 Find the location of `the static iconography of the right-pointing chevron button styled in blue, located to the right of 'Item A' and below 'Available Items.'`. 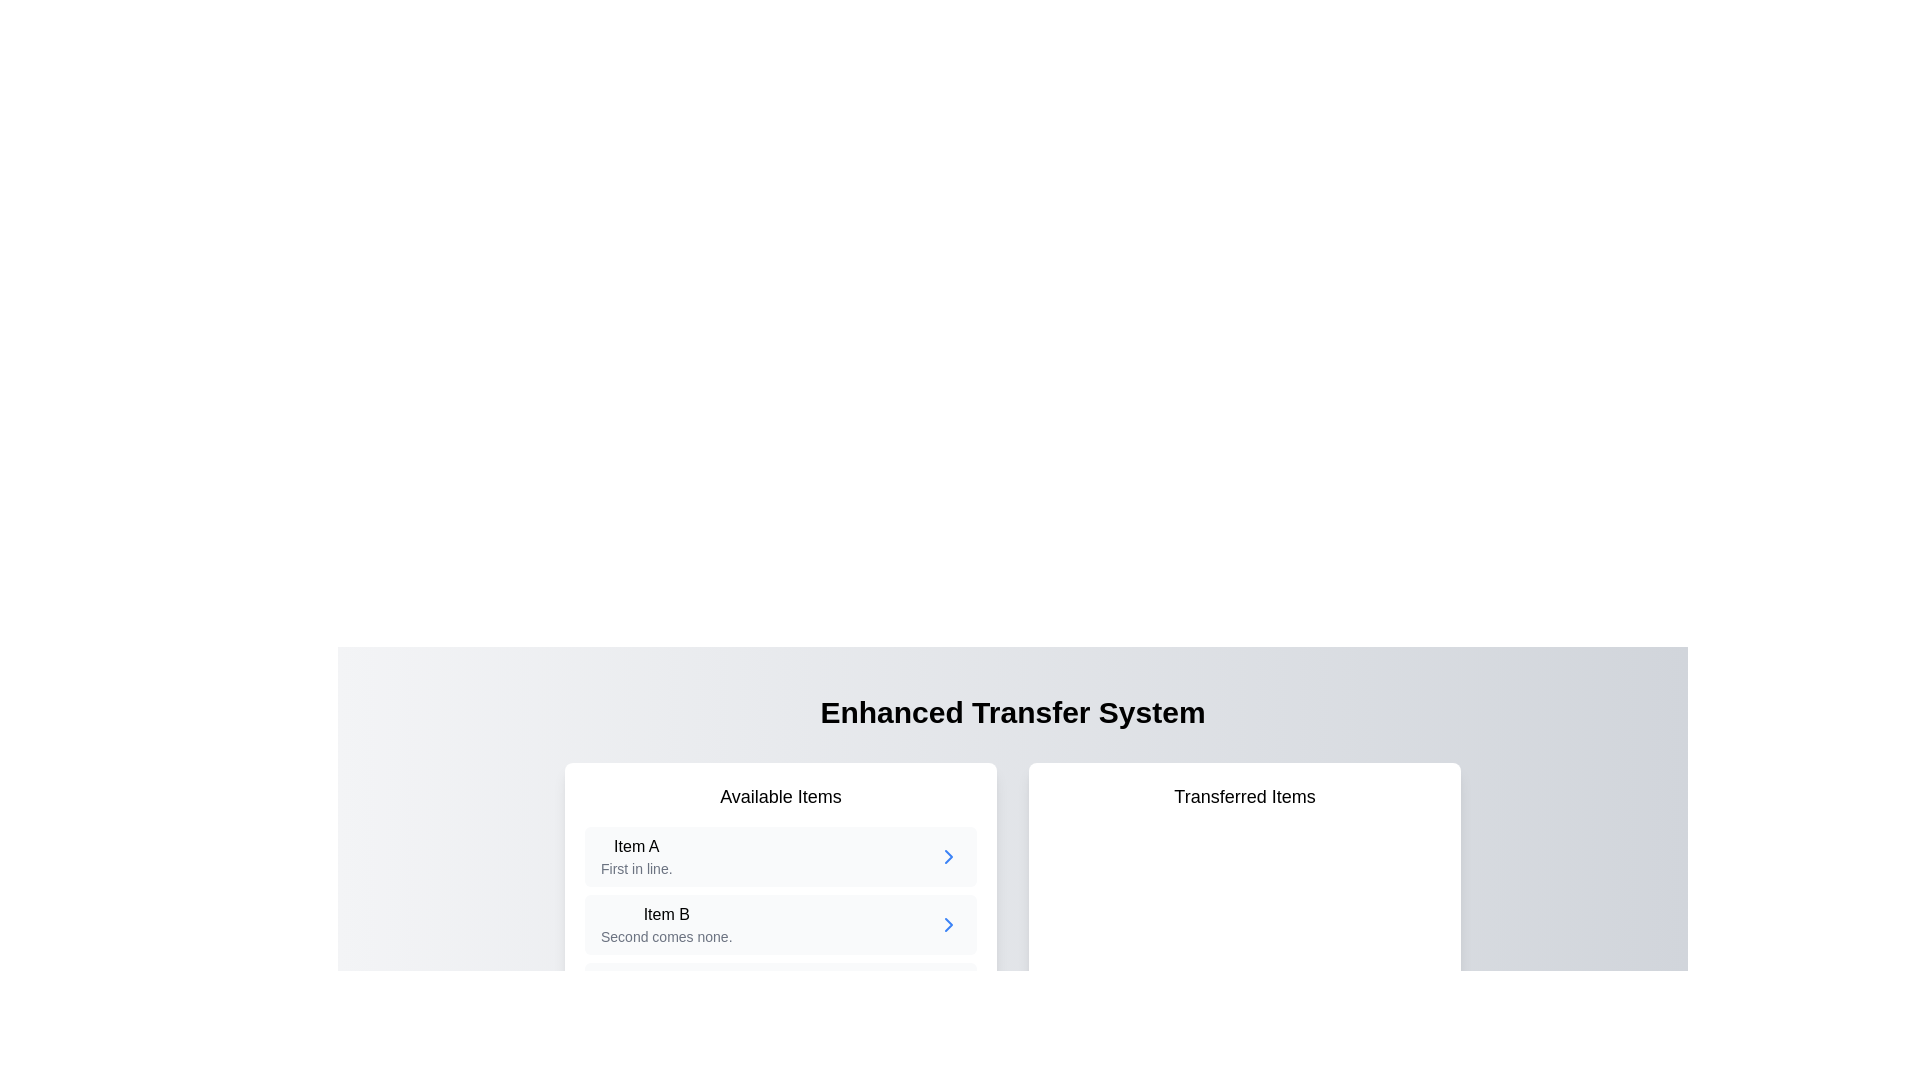

the static iconography of the right-pointing chevron button styled in blue, located to the right of 'Item A' and below 'Available Items.' is located at coordinates (948, 855).